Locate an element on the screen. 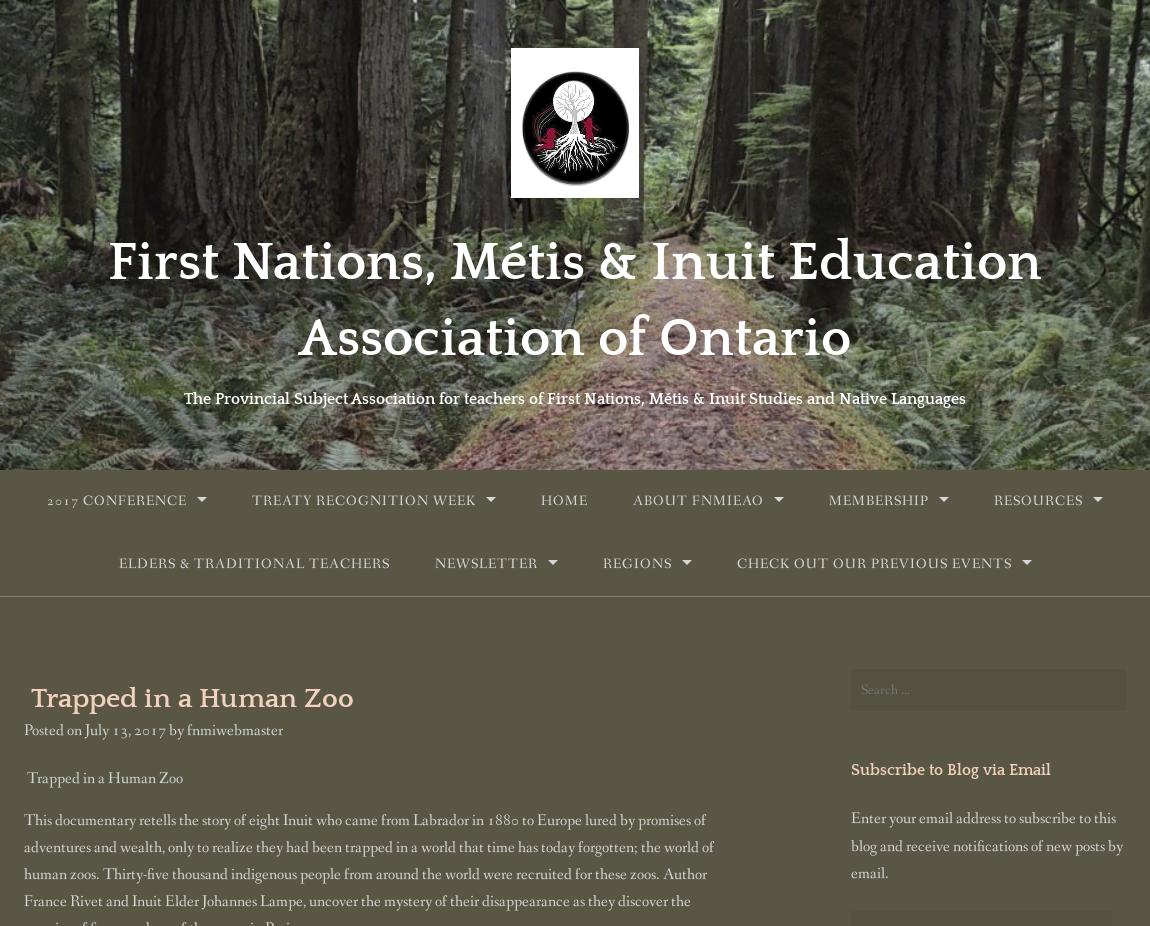 The height and width of the screenshot is (926, 1150). 'Membership' is located at coordinates (878, 499).